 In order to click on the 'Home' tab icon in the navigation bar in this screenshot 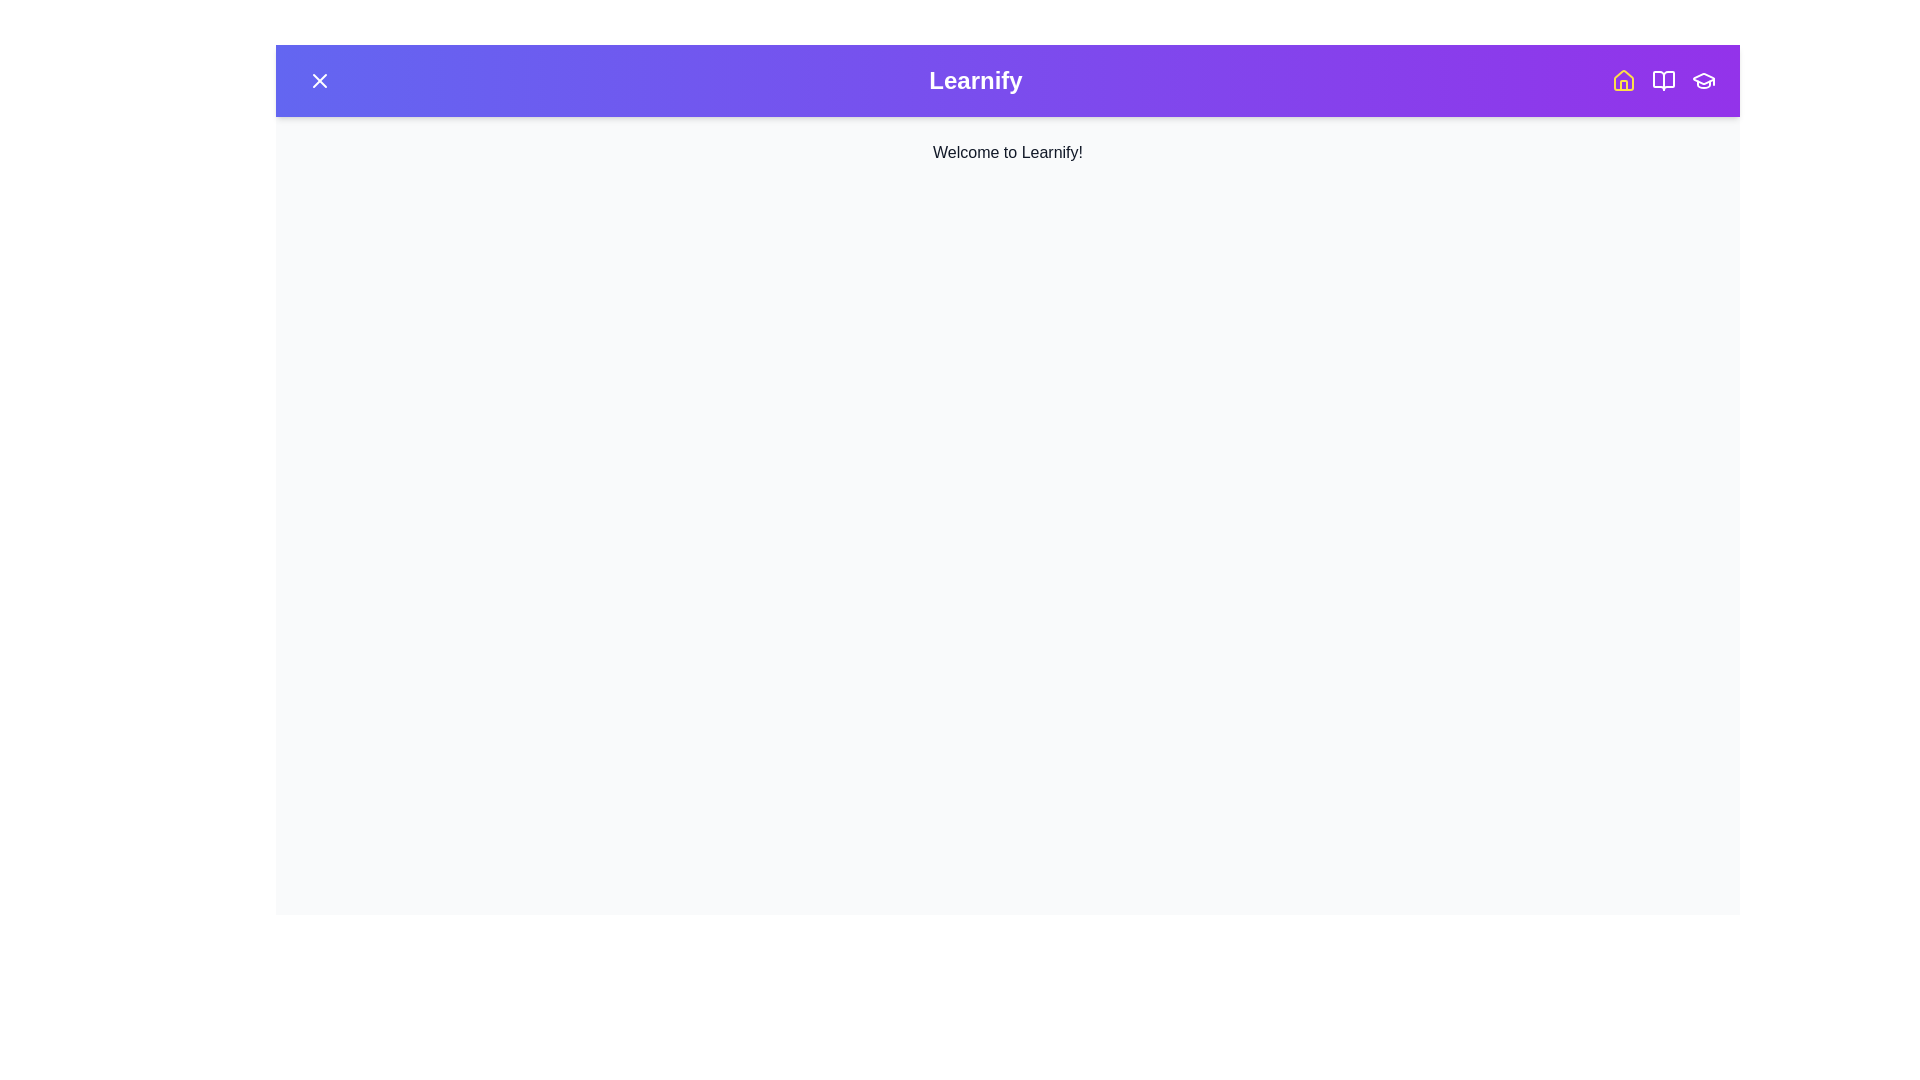, I will do `click(1623, 80)`.